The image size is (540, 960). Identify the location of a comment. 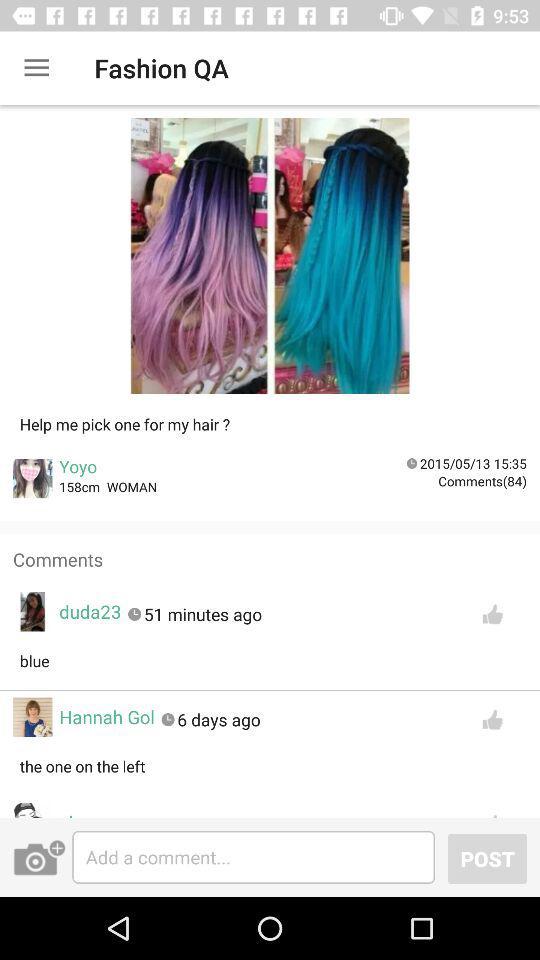
(253, 856).